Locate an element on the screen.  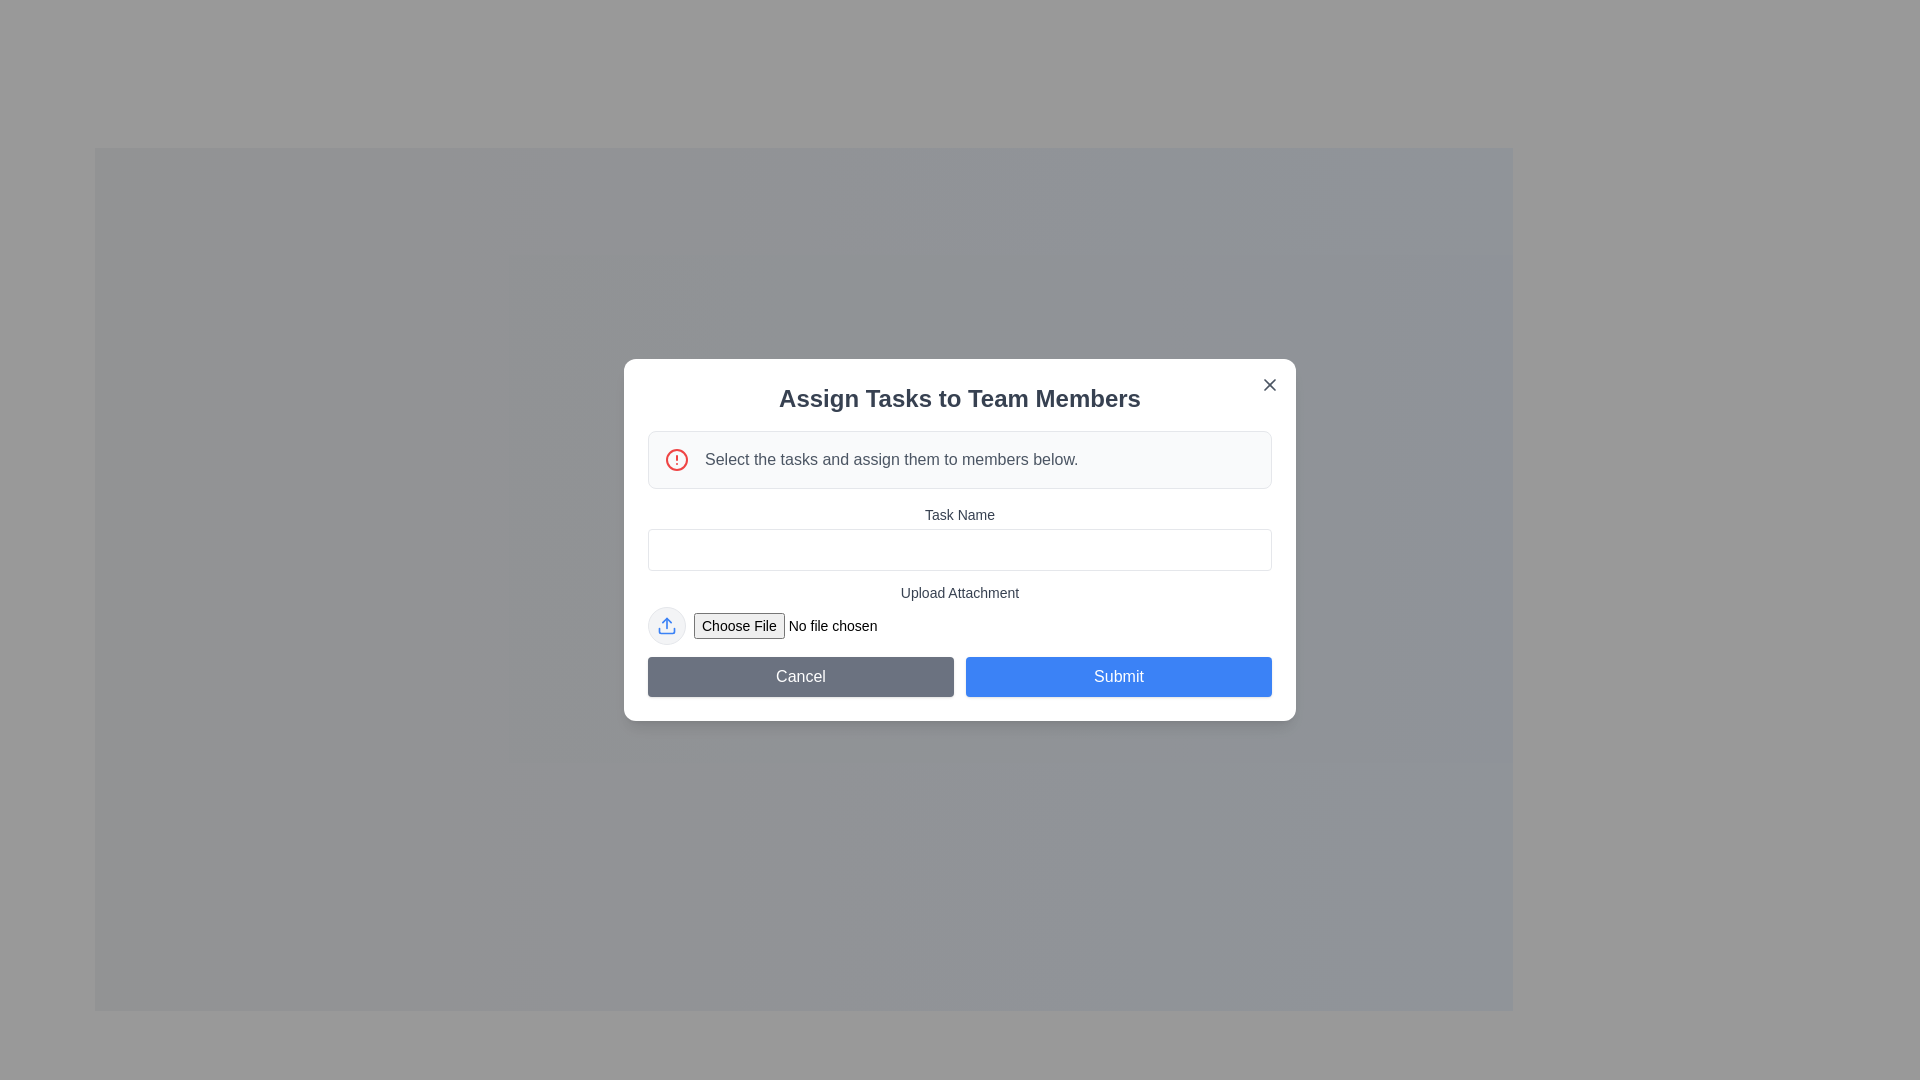
the Icon Button located above the 'Choose File' button in the 'Assign Tasks to Team Members' dialog, which serves as a visual indicator for file upload functionality is located at coordinates (667, 624).